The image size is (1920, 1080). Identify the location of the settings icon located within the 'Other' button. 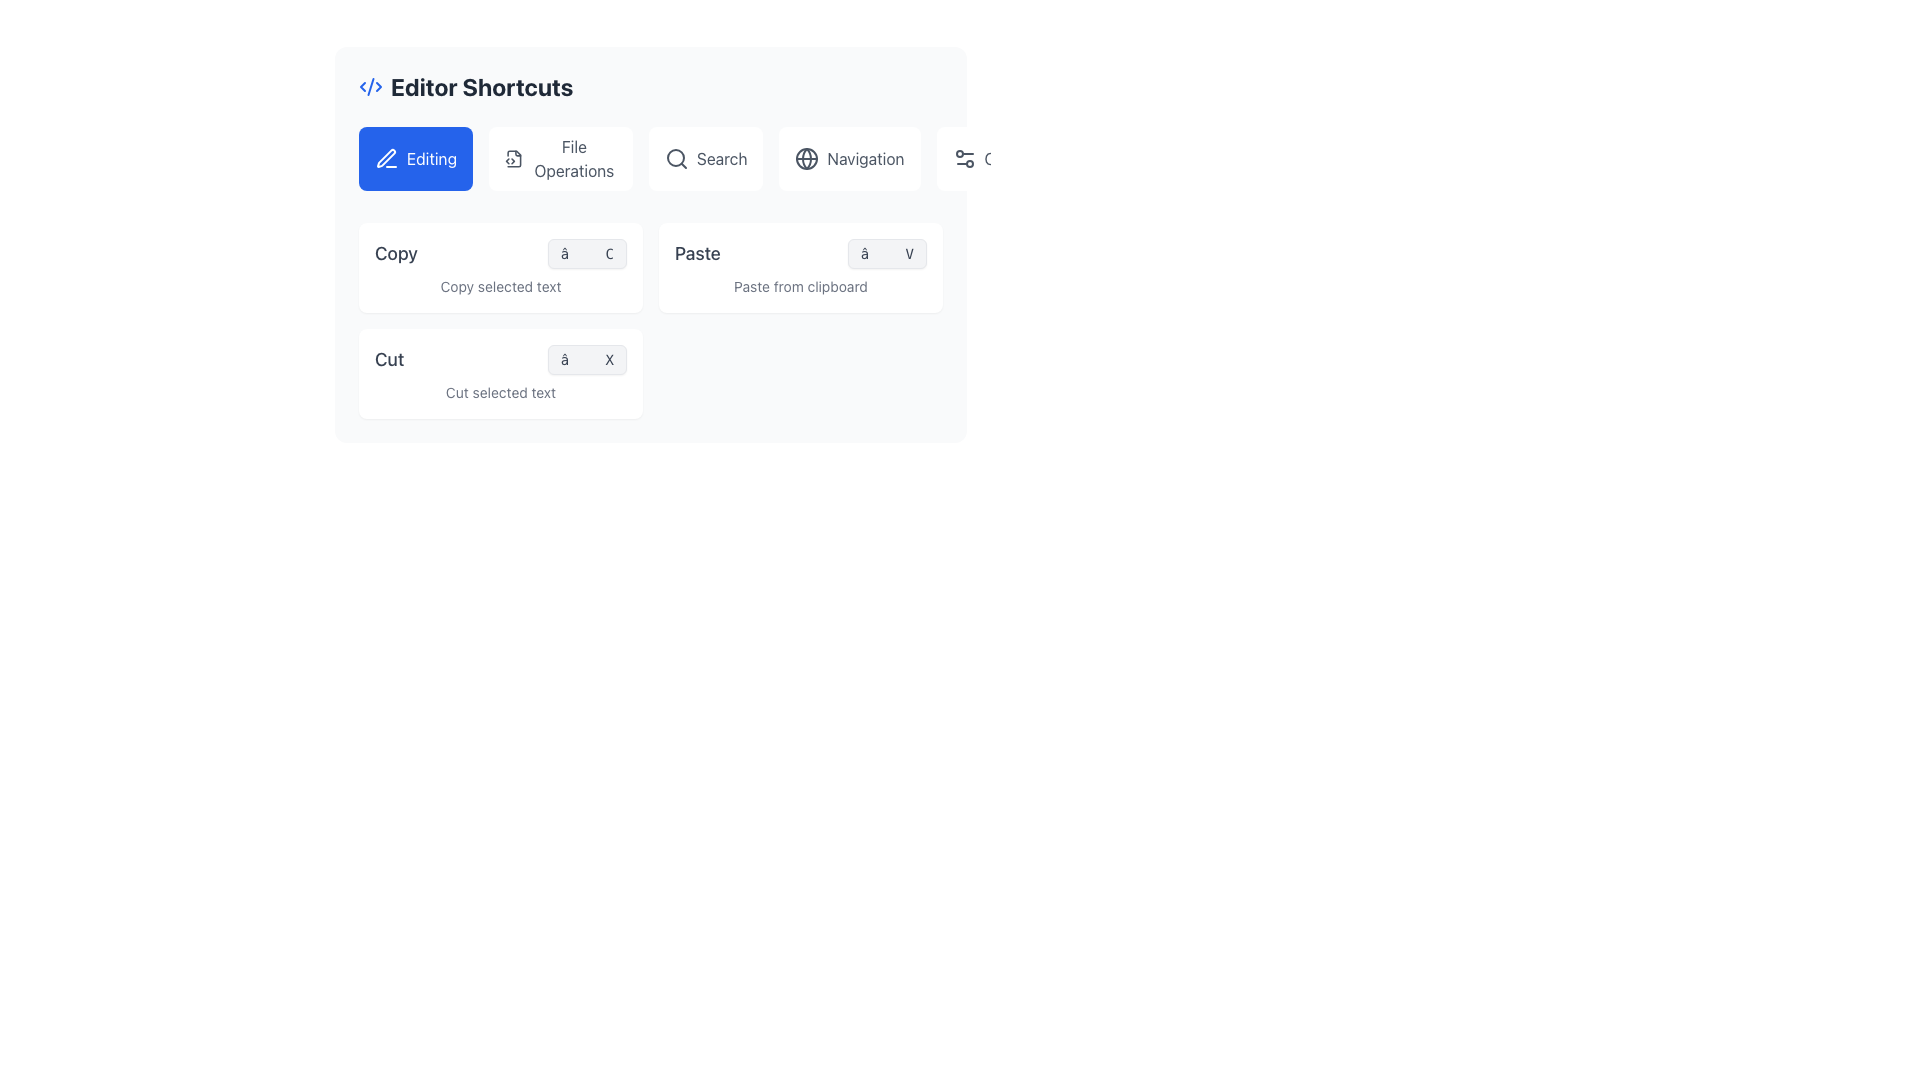
(964, 157).